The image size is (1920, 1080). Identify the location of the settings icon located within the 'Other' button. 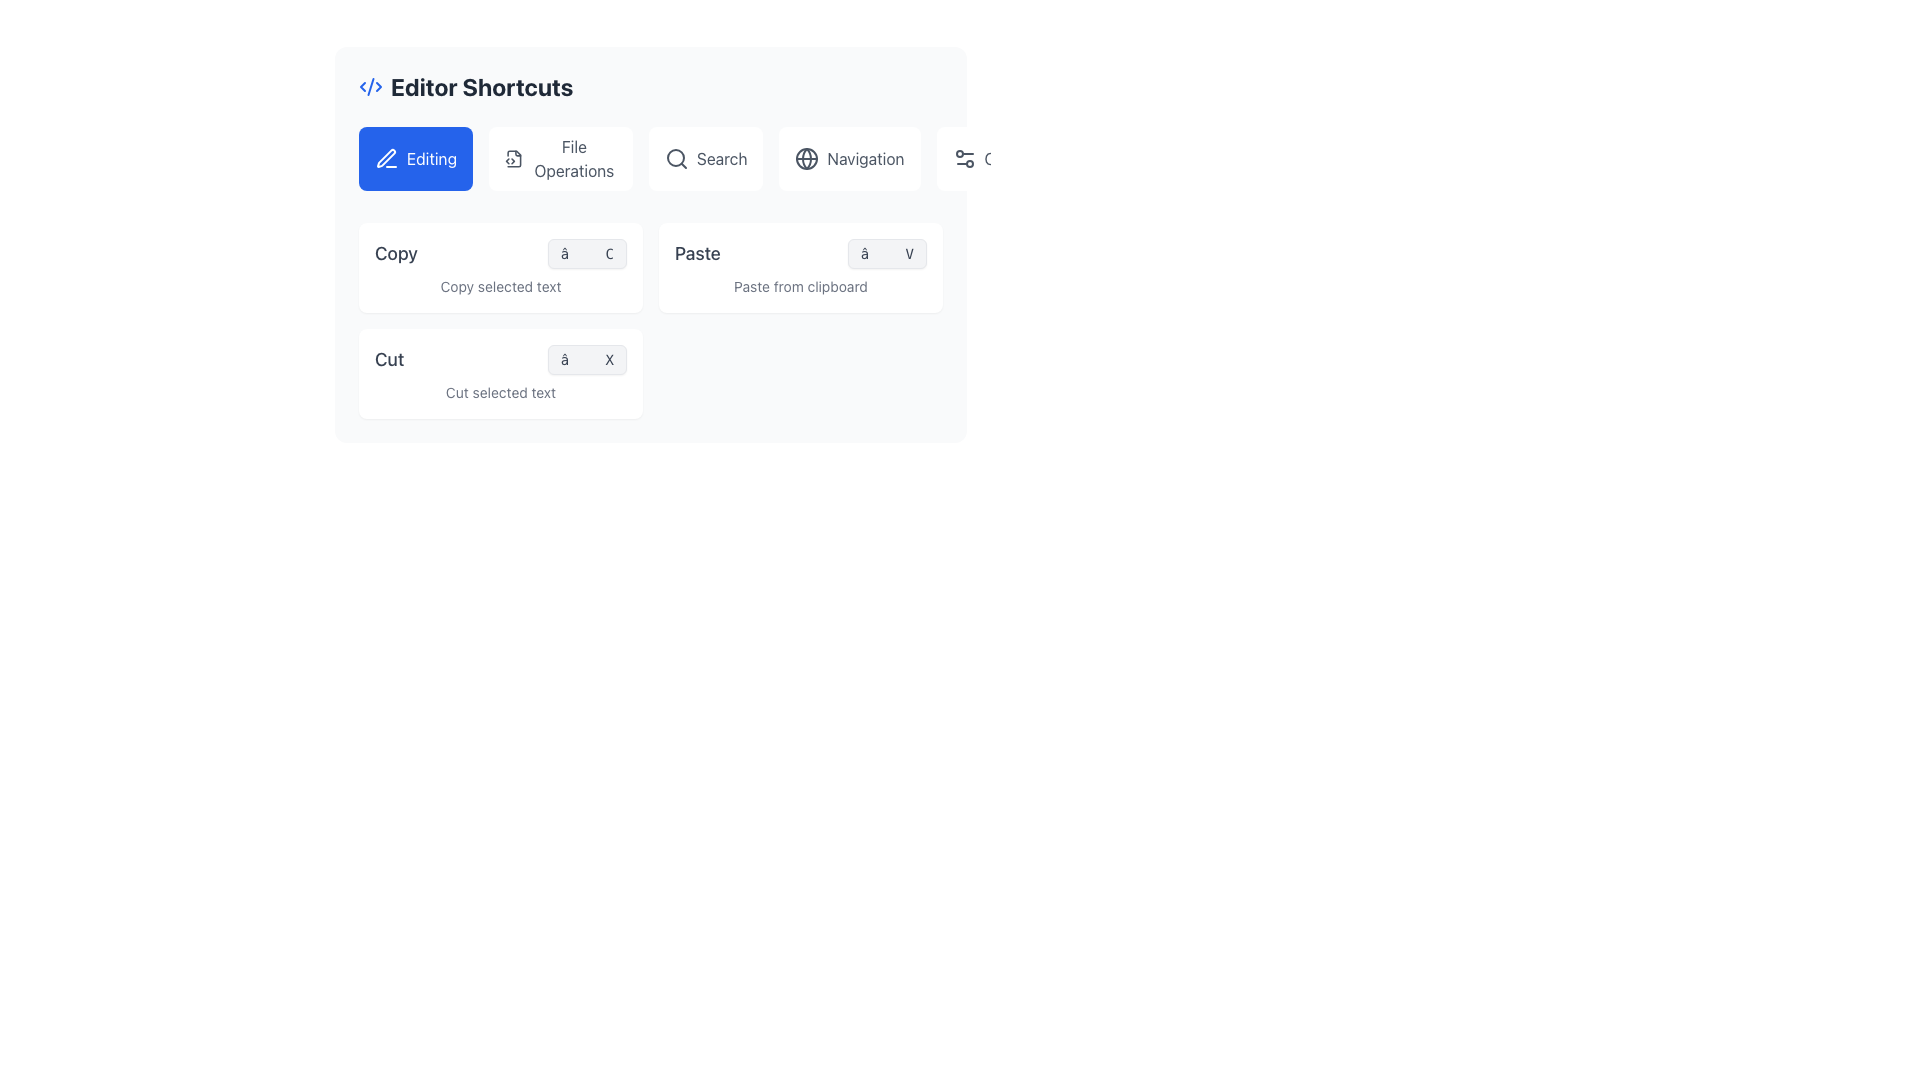
(964, 157).